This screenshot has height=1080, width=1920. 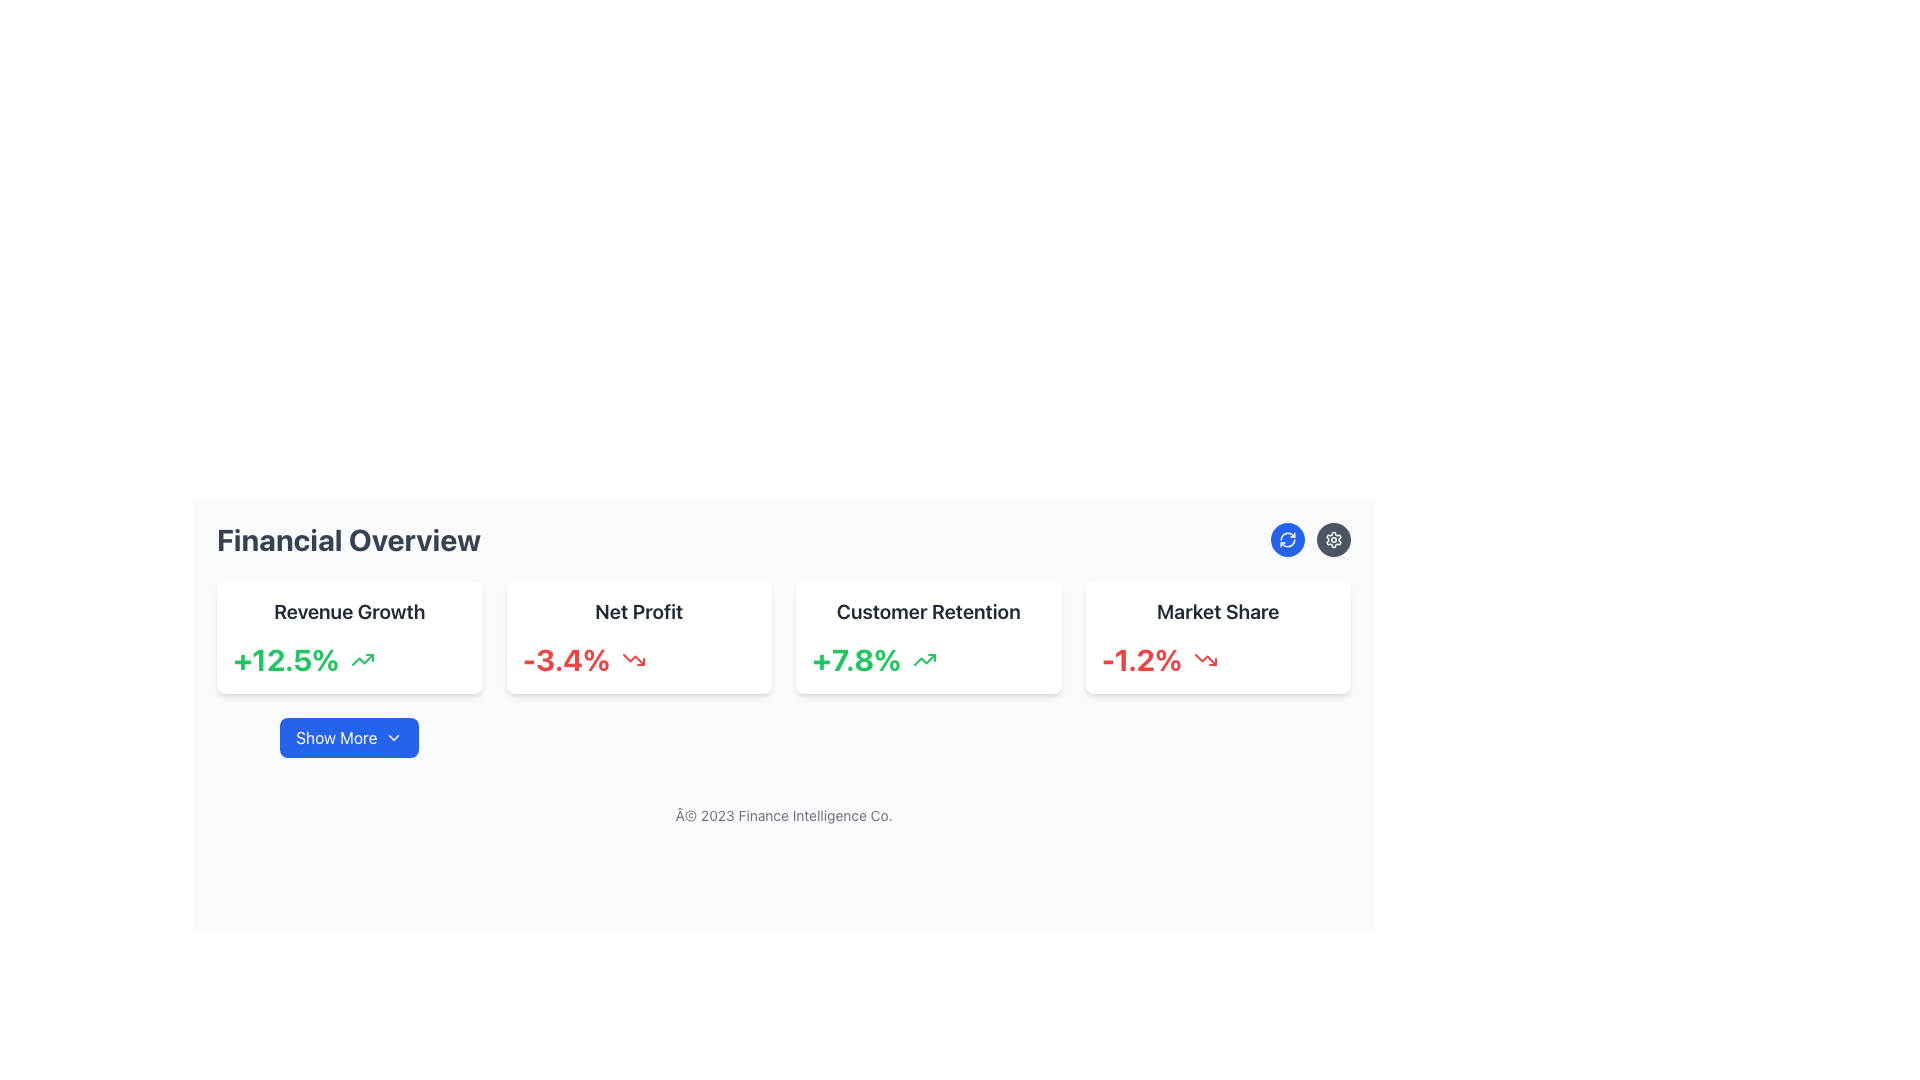 I want to click on the 'Net Profit' text label, which is styled with a large font size and bold weight, located at the top of the second card in a row of cards, so click(x=638, y=611).